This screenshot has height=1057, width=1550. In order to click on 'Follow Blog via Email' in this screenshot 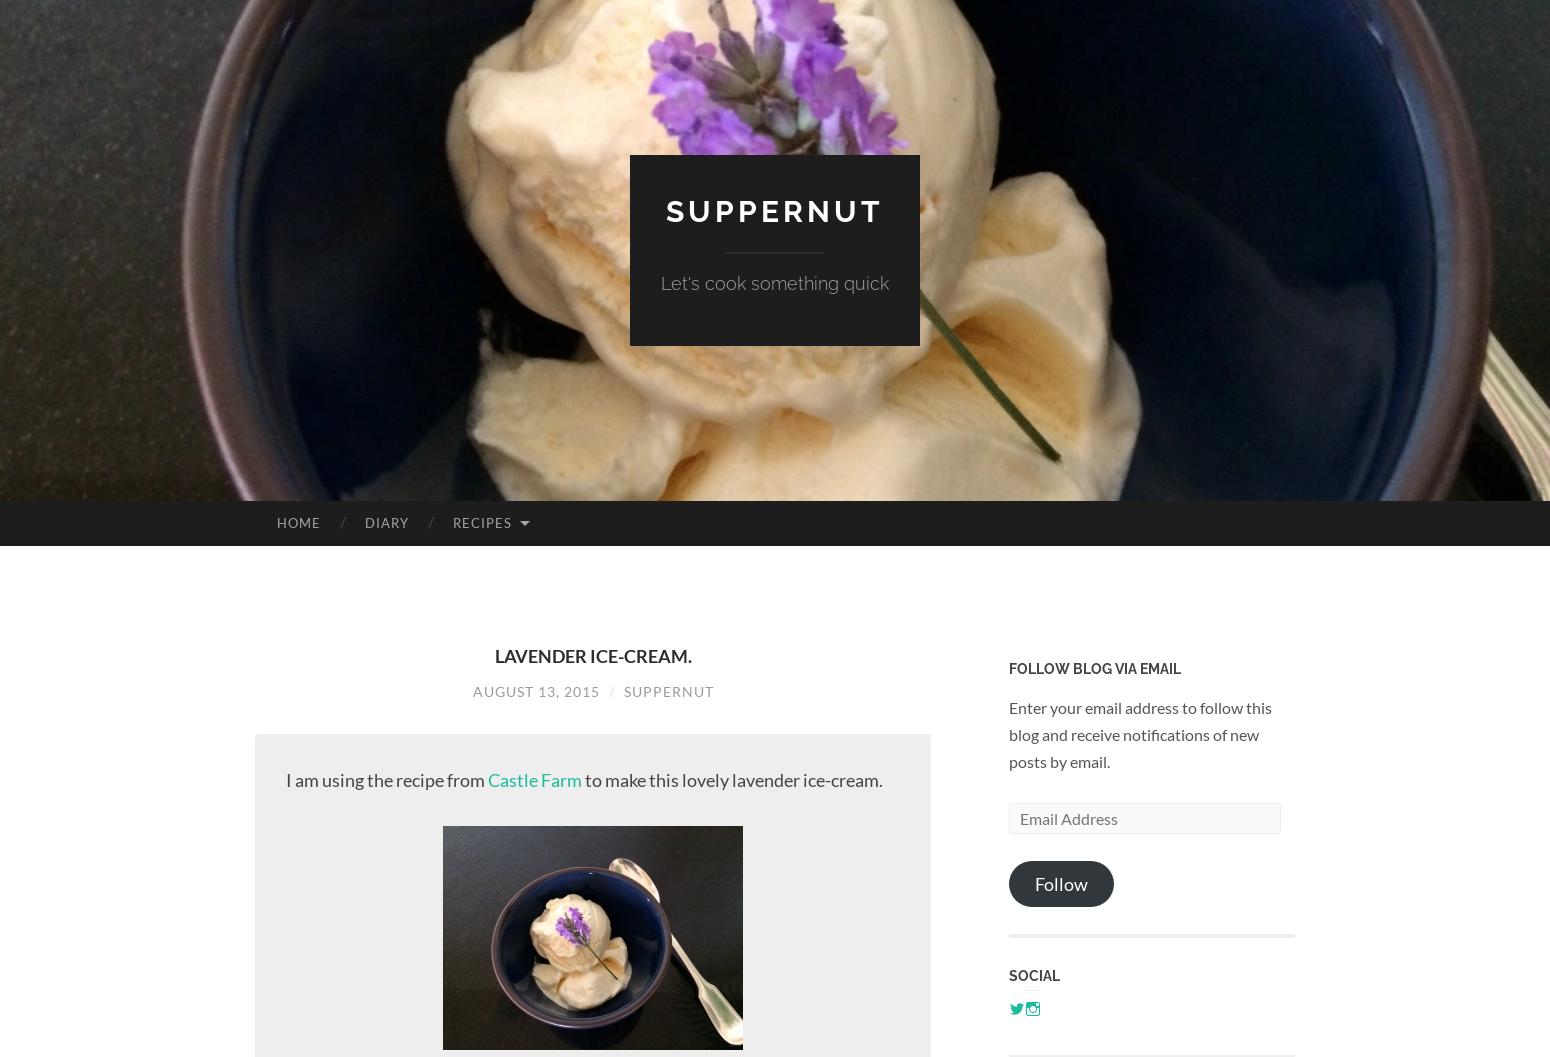, I will do `click(1094, 668)`.